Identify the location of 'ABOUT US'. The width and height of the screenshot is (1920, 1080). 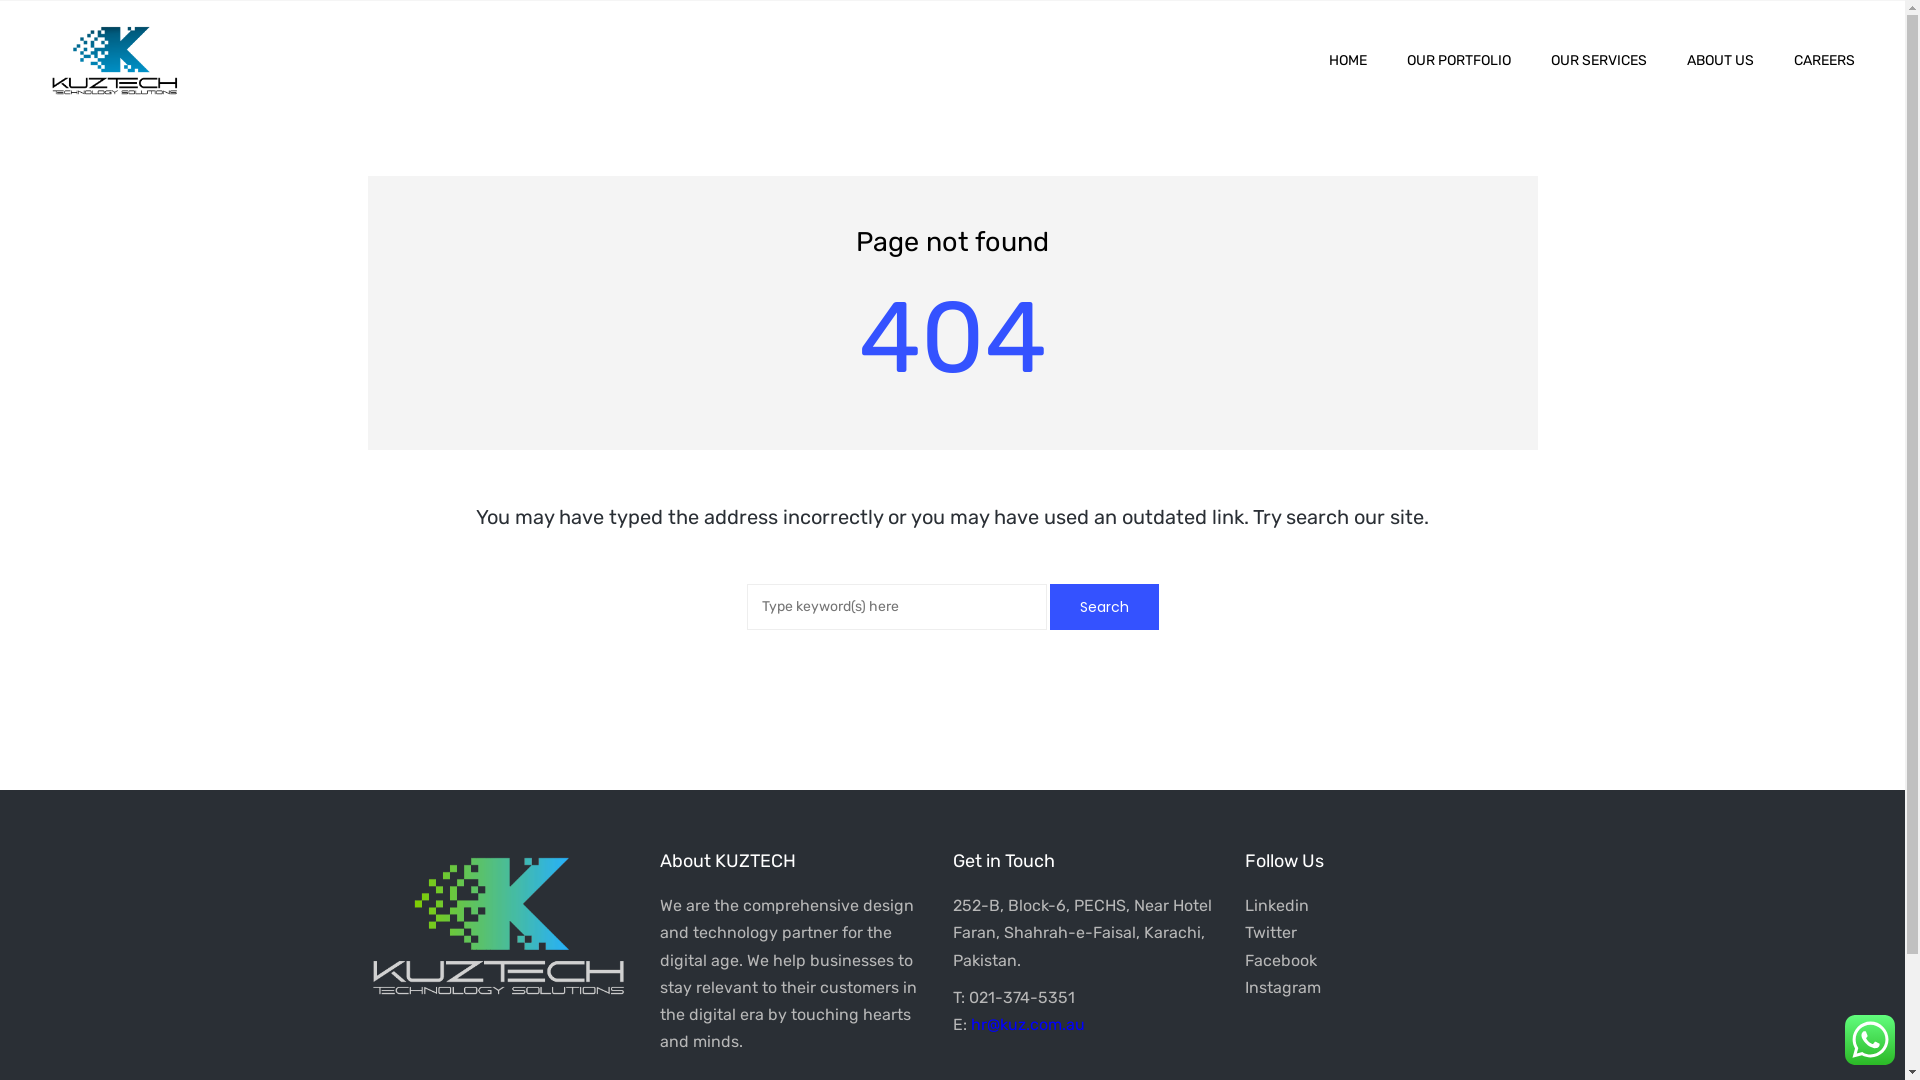
(1719, 60).